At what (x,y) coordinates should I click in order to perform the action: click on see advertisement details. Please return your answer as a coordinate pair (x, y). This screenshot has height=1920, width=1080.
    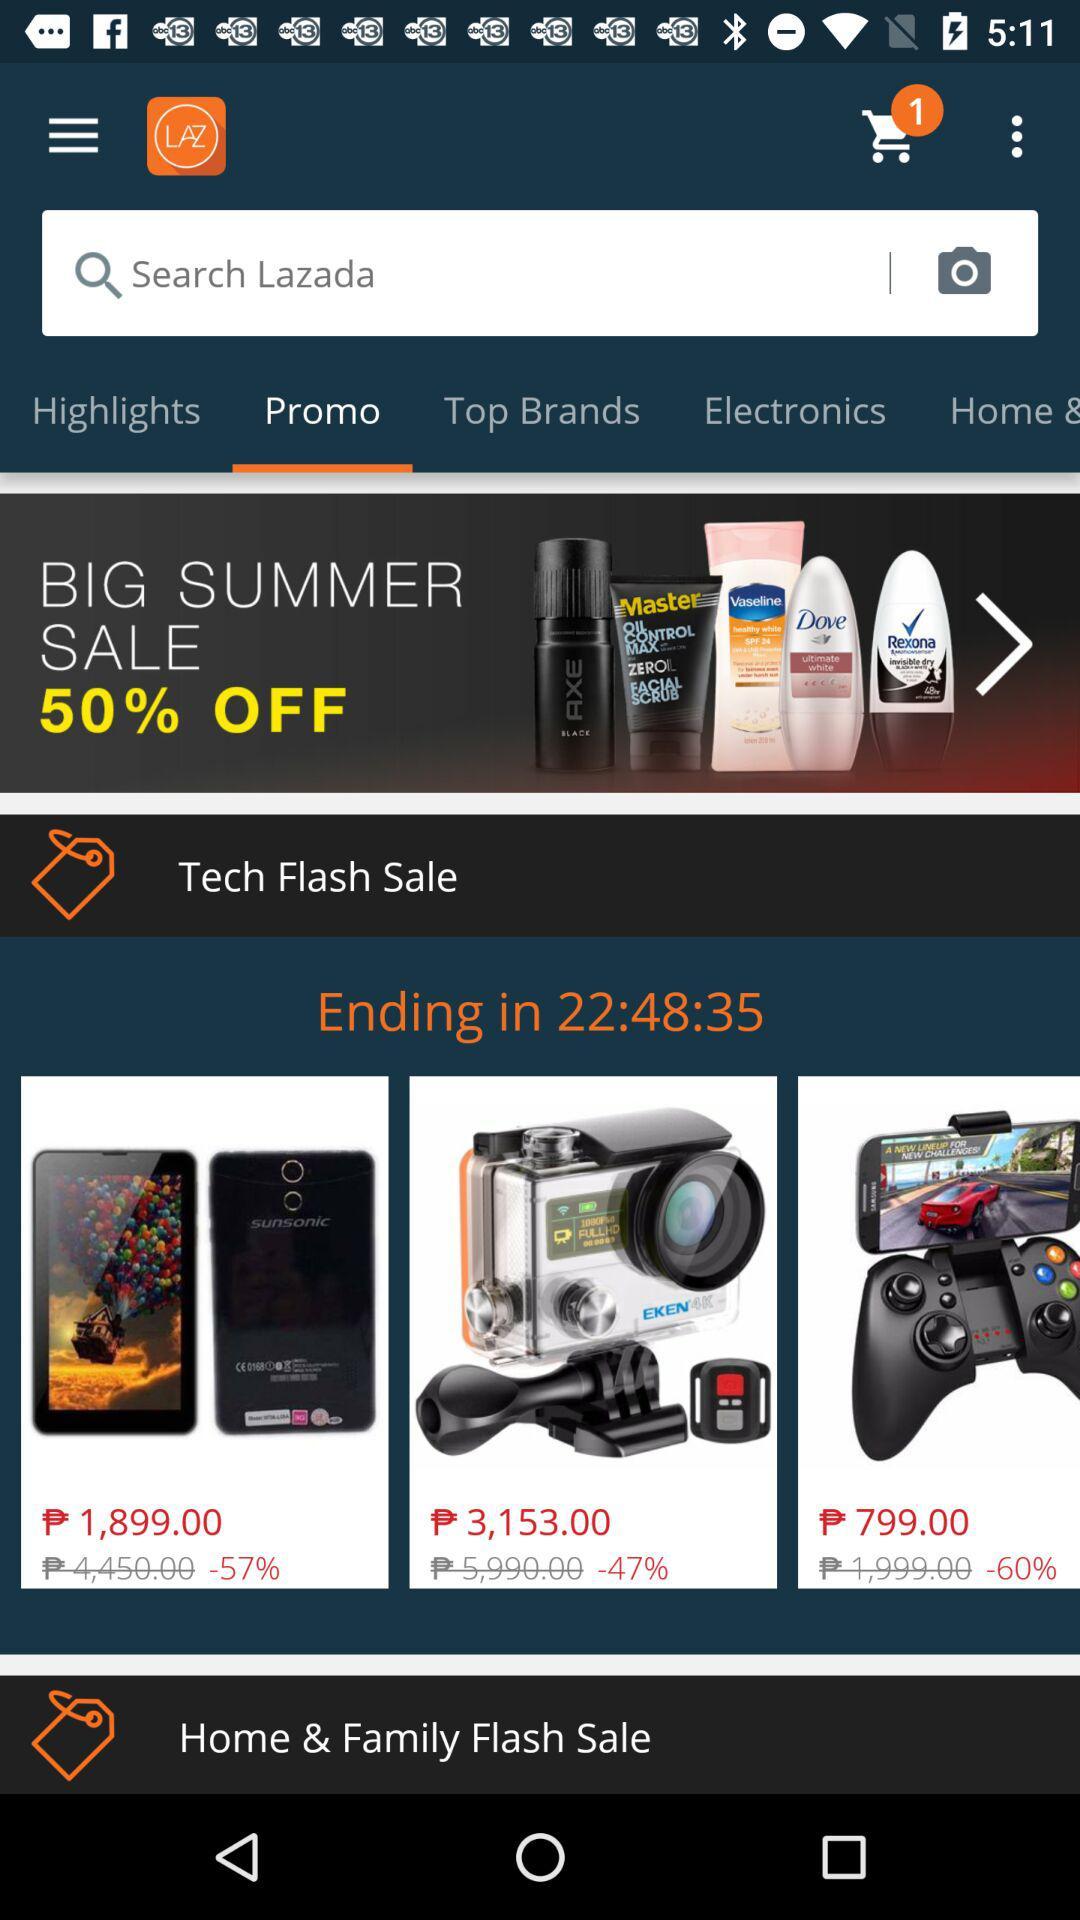
    Looking at the image, I should click on (540, 643).